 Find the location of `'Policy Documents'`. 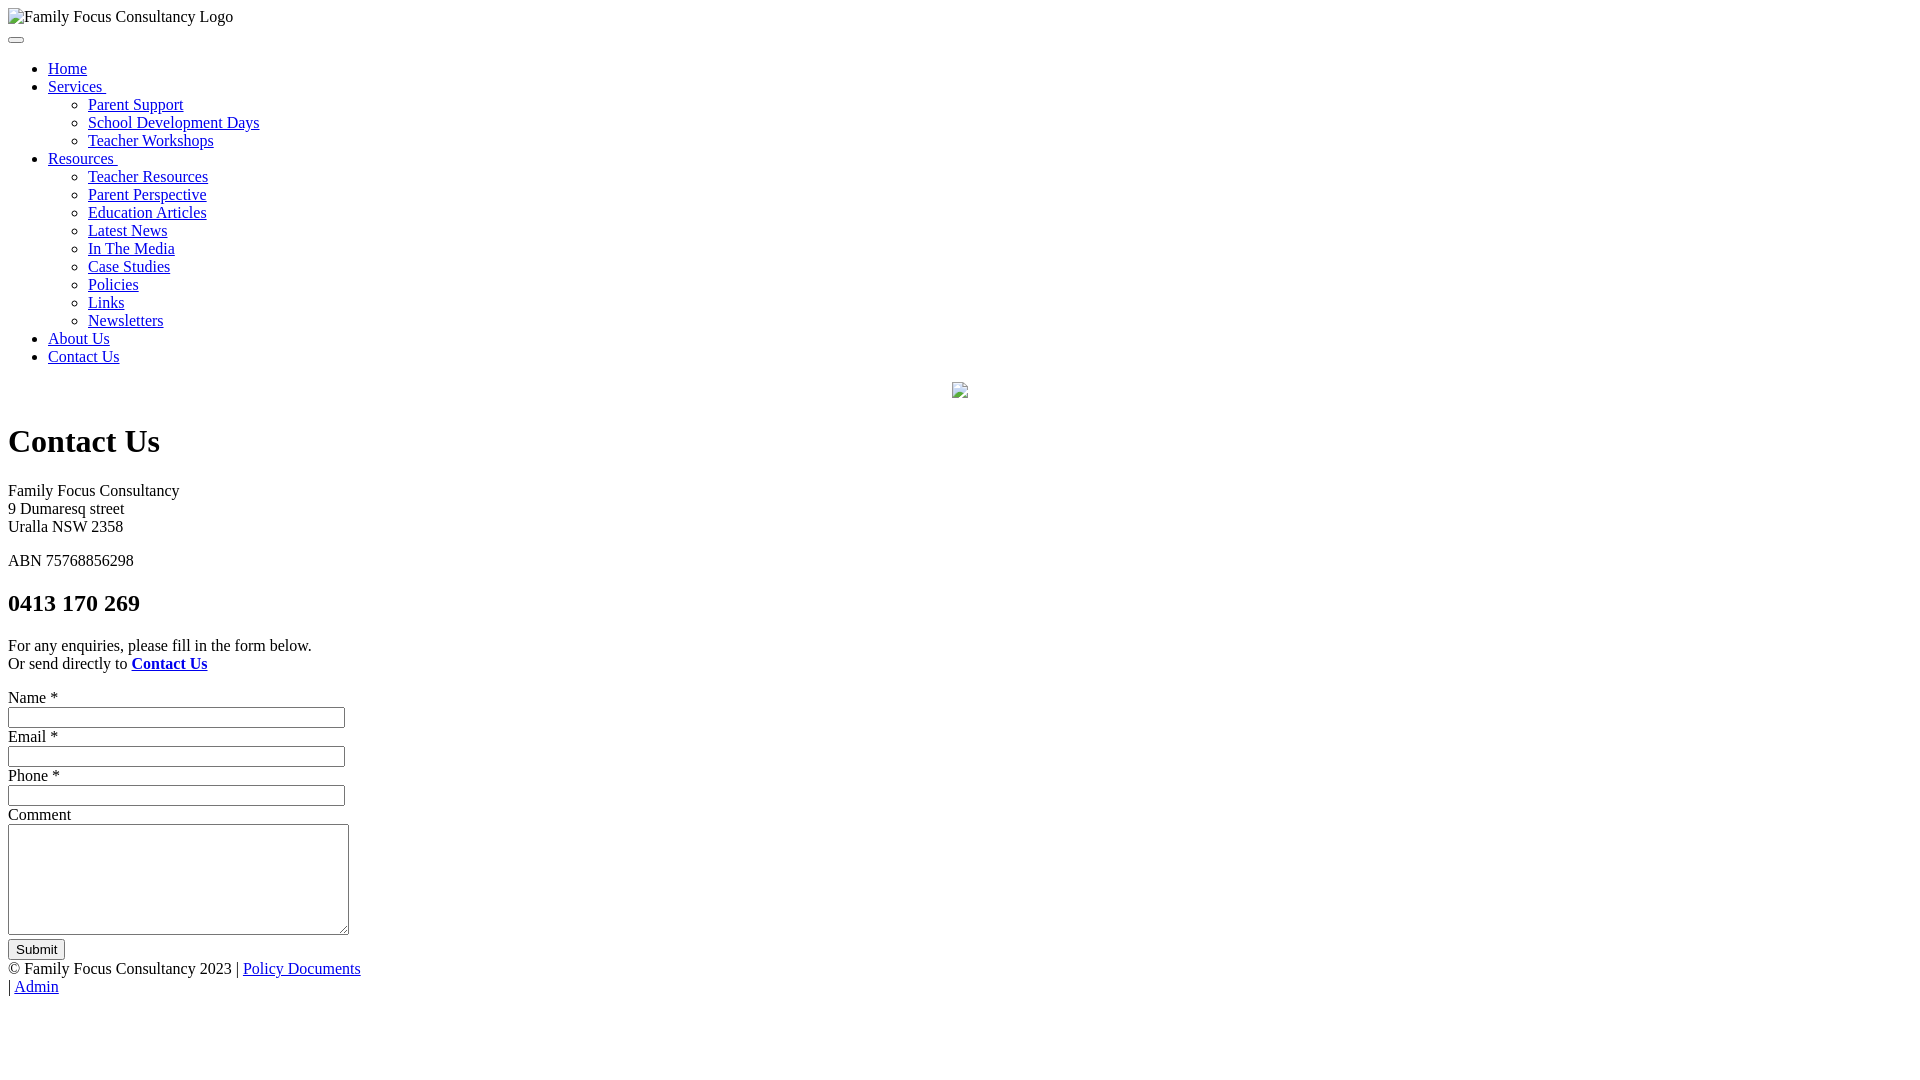

'Policy Documents' is located at coordinates (301, 967).